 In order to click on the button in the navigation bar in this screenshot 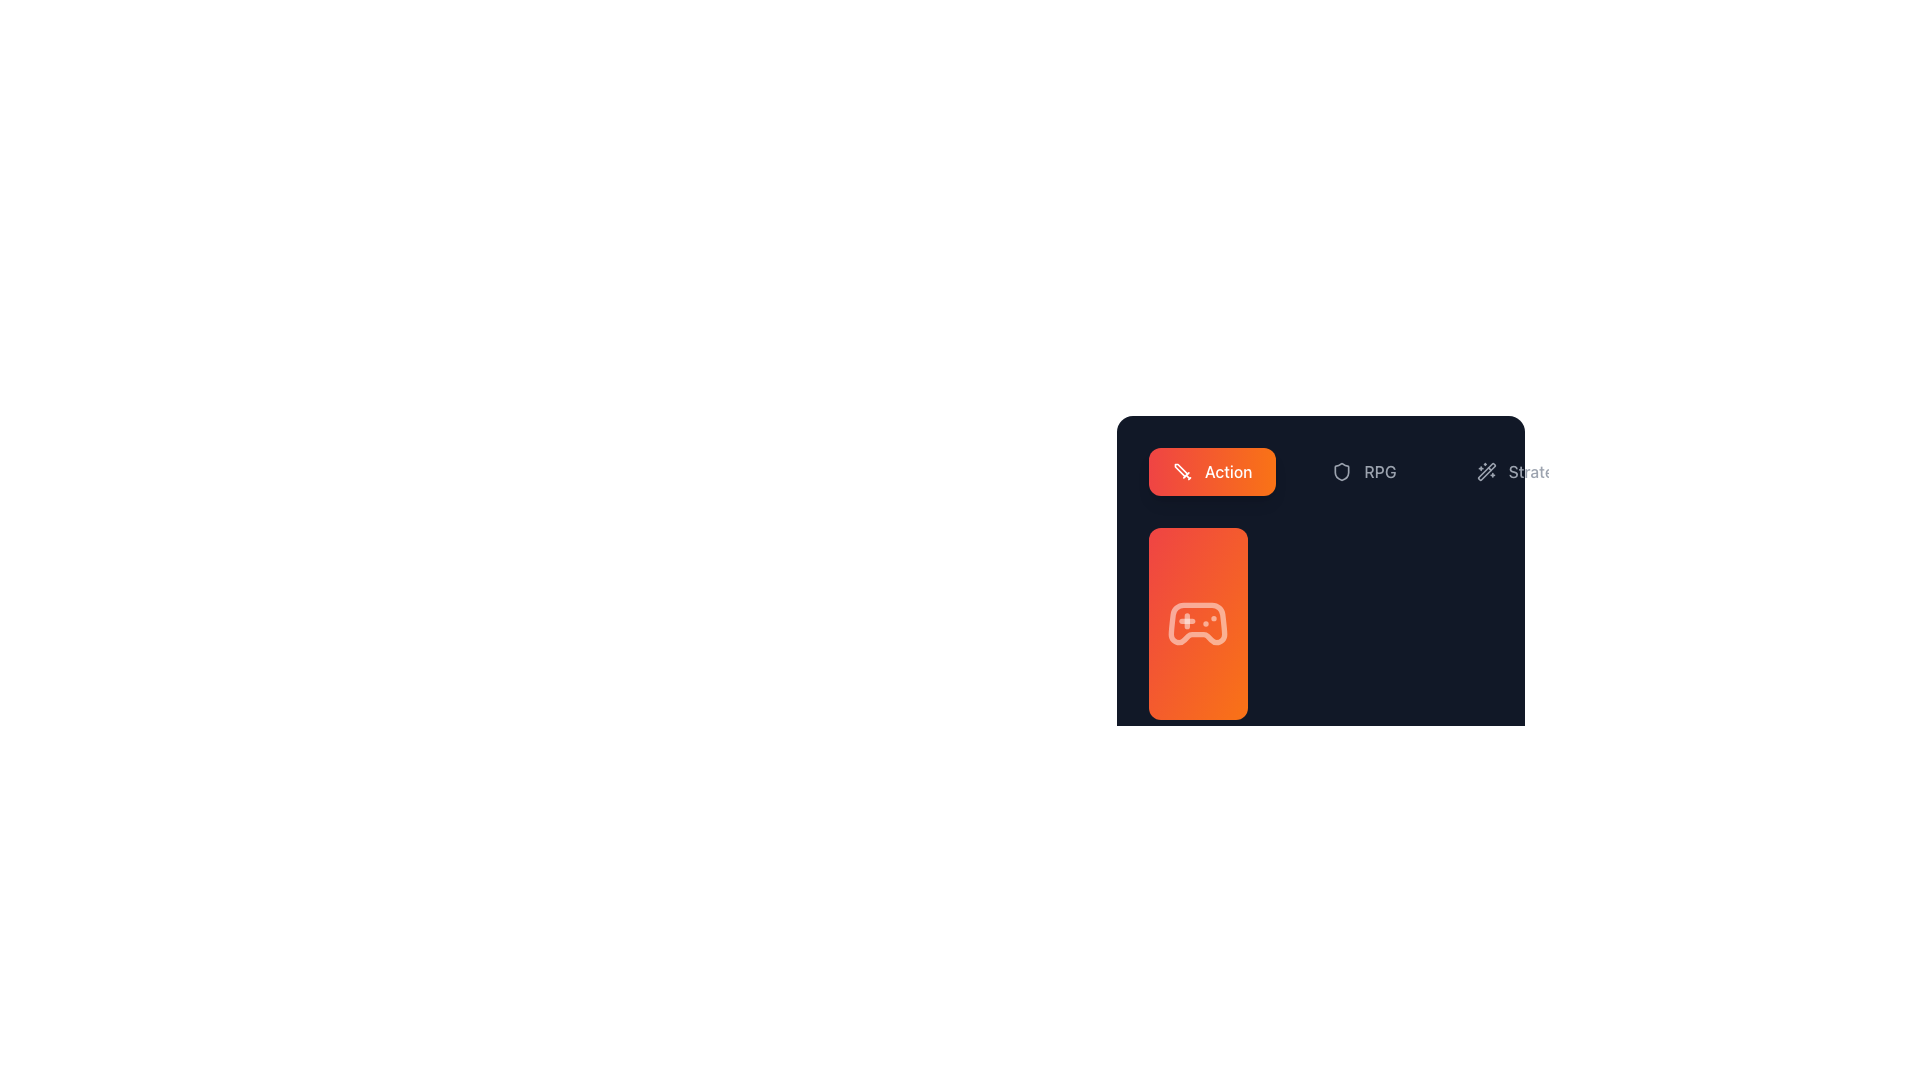, I will do `click(1320, 471)`.